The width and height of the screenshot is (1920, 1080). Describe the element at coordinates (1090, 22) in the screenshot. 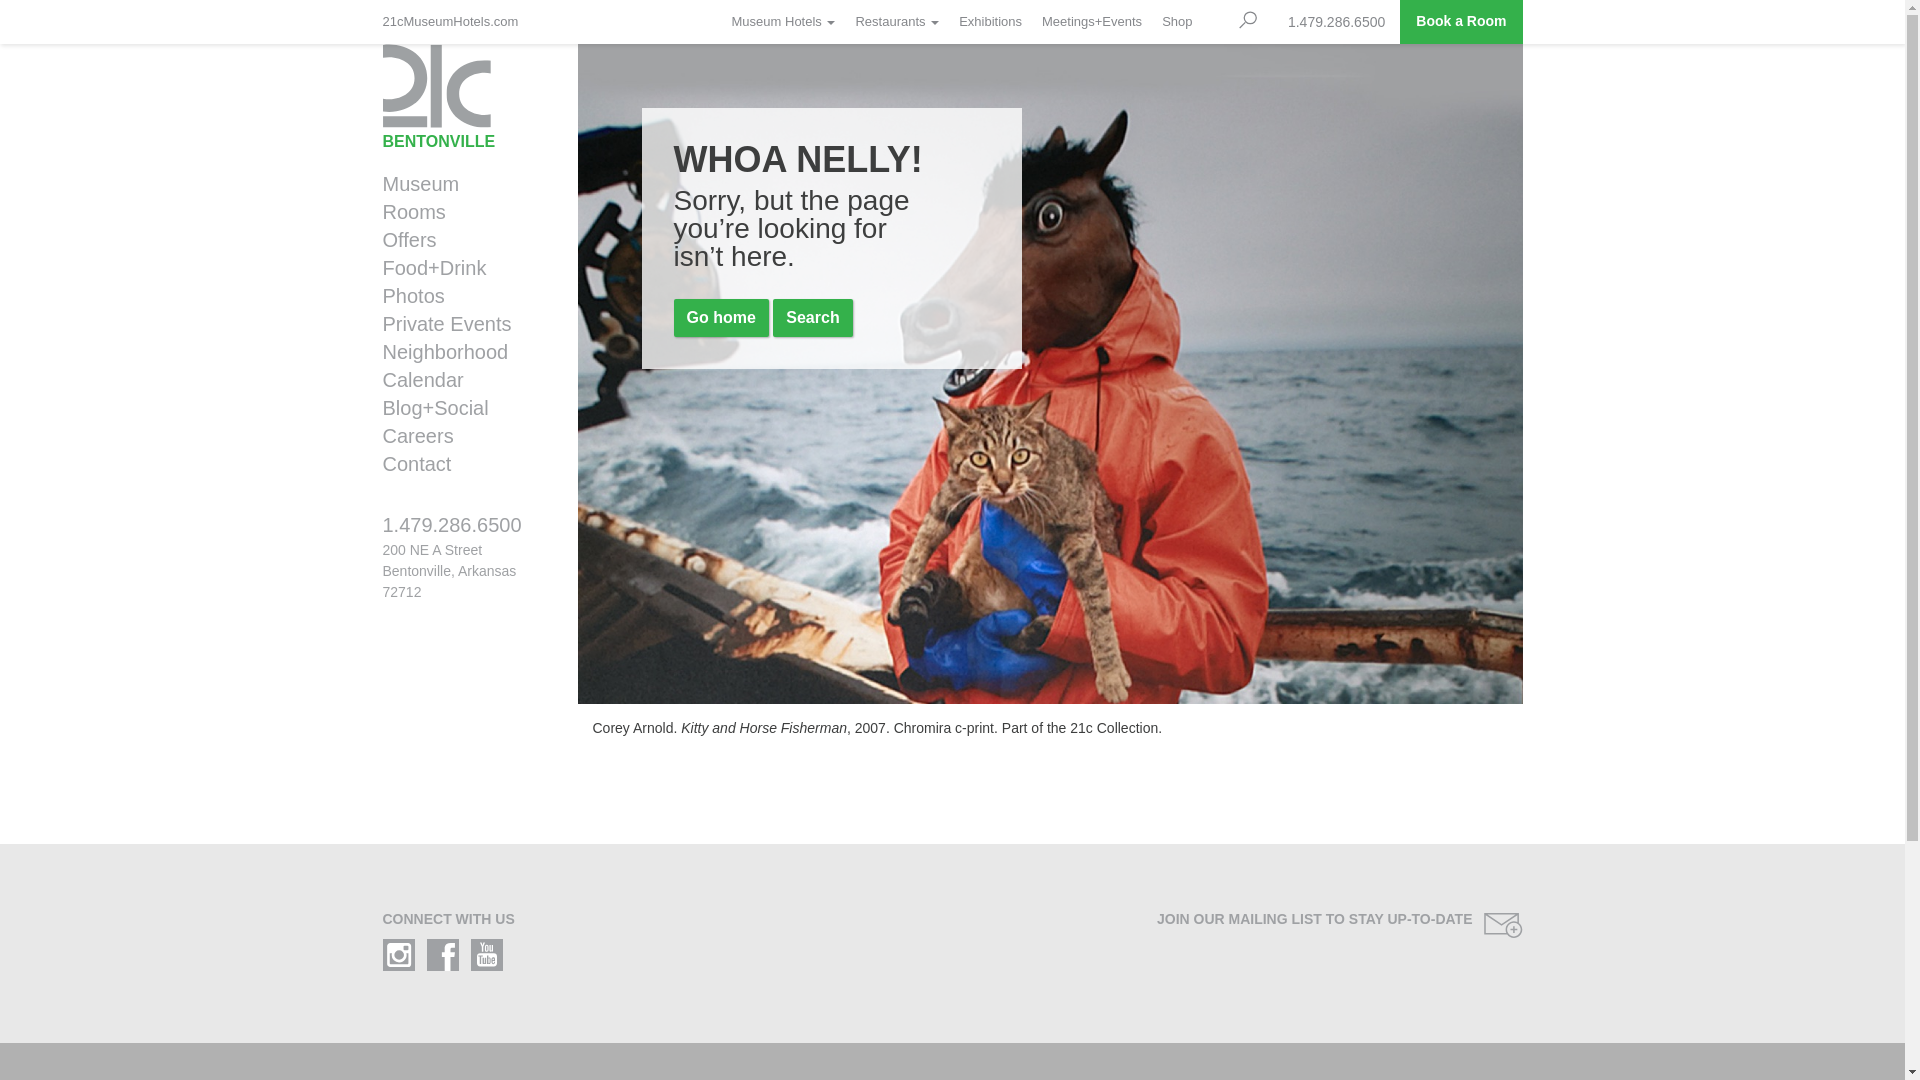

I see `'Meetings+Events'` at that location.